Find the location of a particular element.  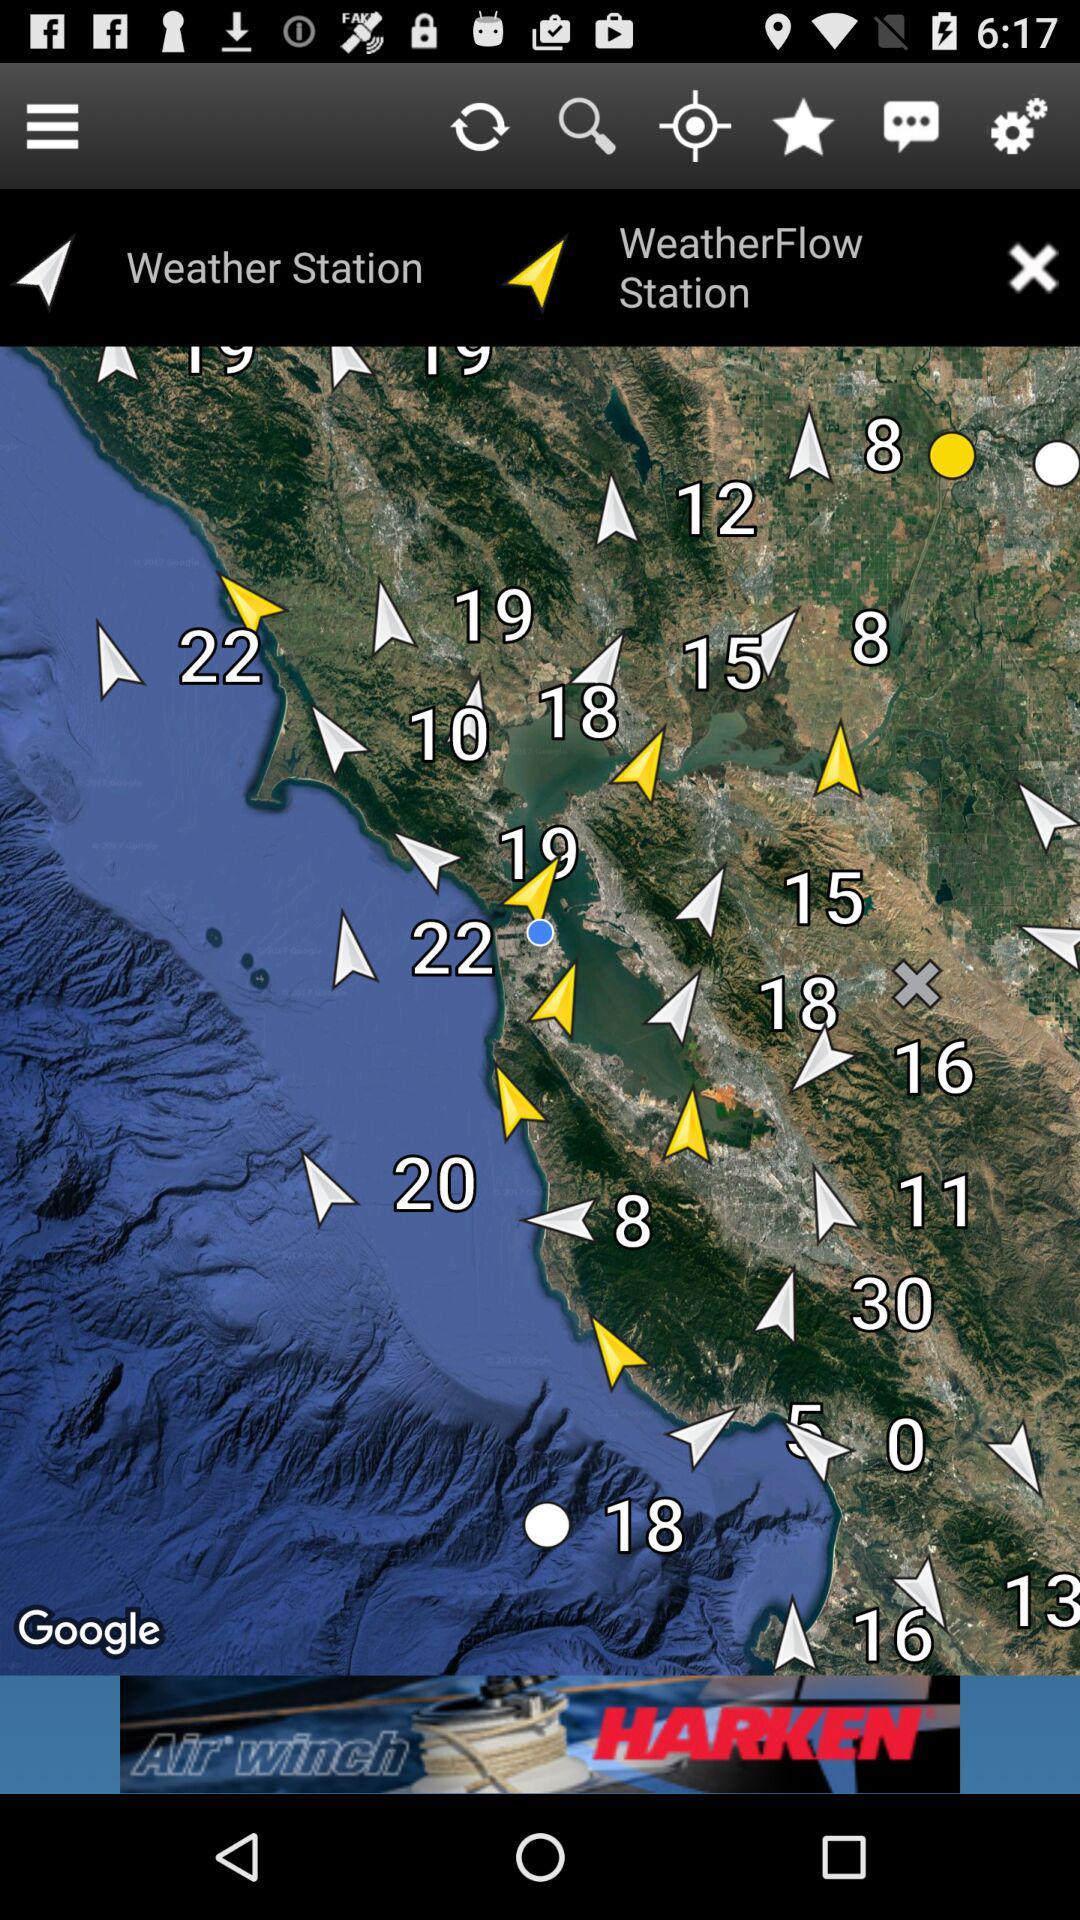

mark as favorite is located at coordinates (802, 124).